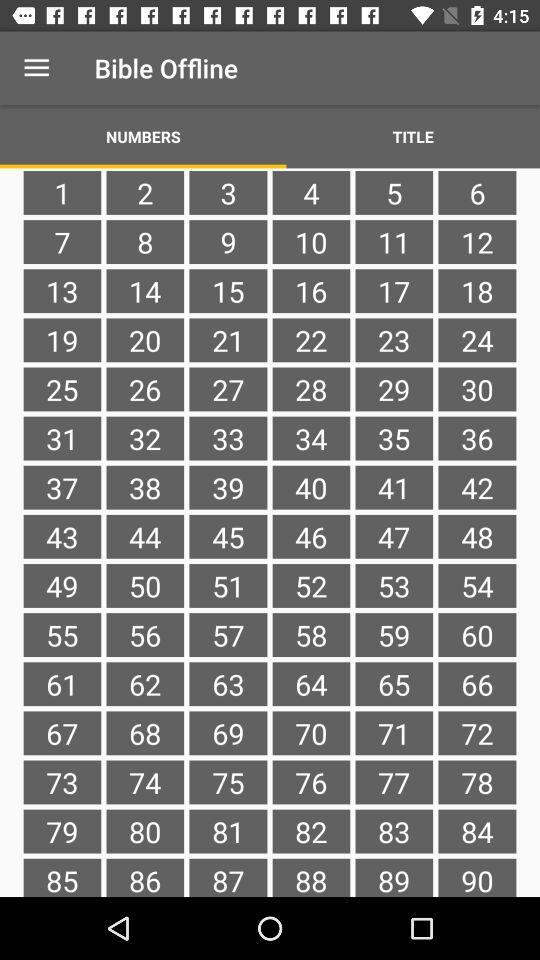 This screenshot has width=540, height=960. Describe the element at coordinates (144, 535) in the screenshot. I see `item above the 49` at that location.